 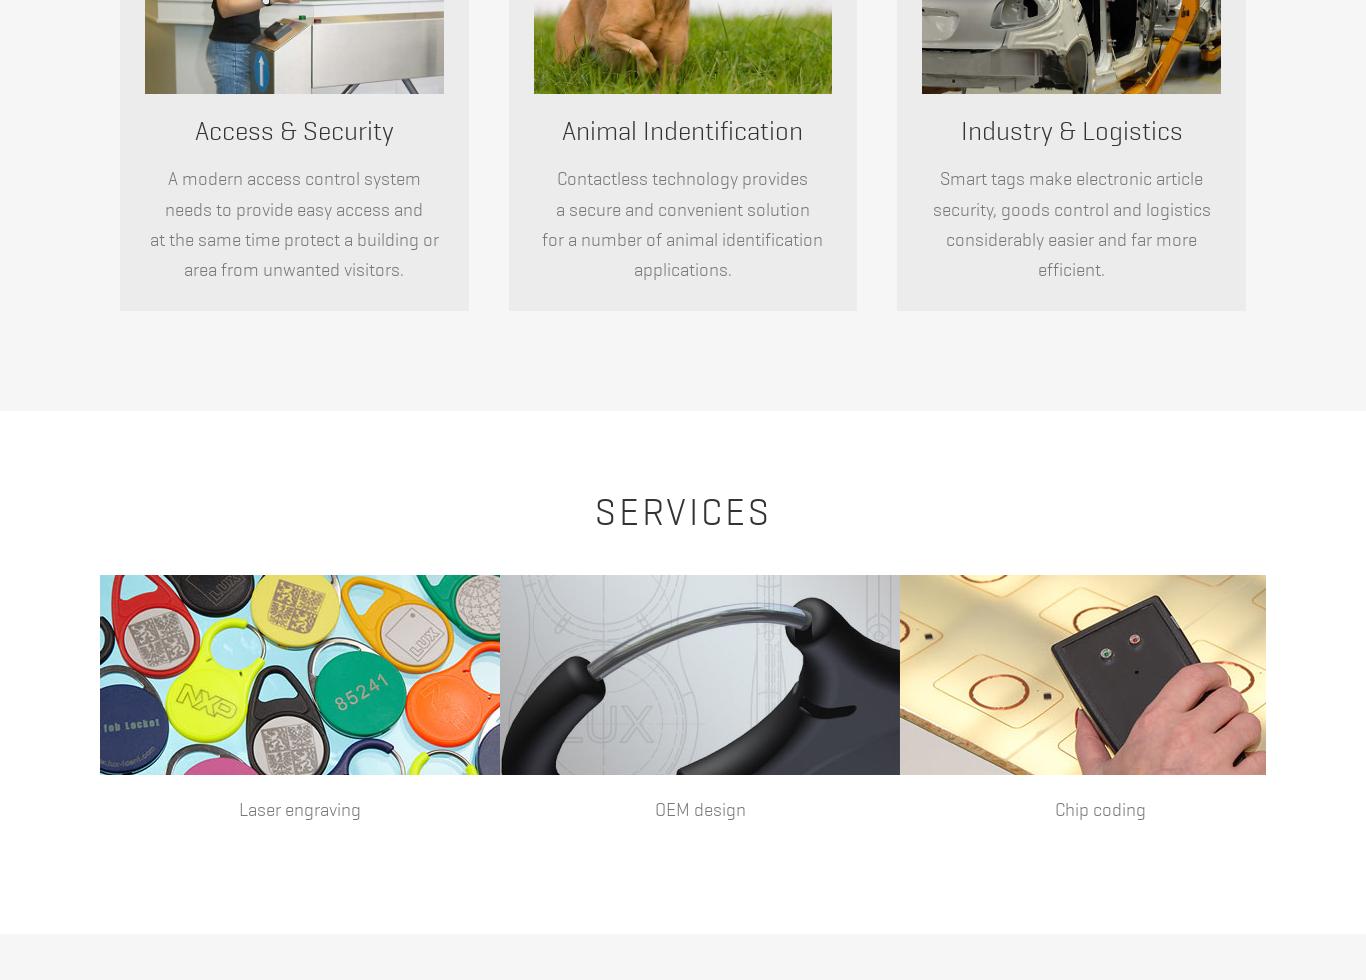 I want to click on 'A modern access control system needs to provide easy access and at the same time protect a building or area from unwanted visitors.', so click(x=293, y=224).